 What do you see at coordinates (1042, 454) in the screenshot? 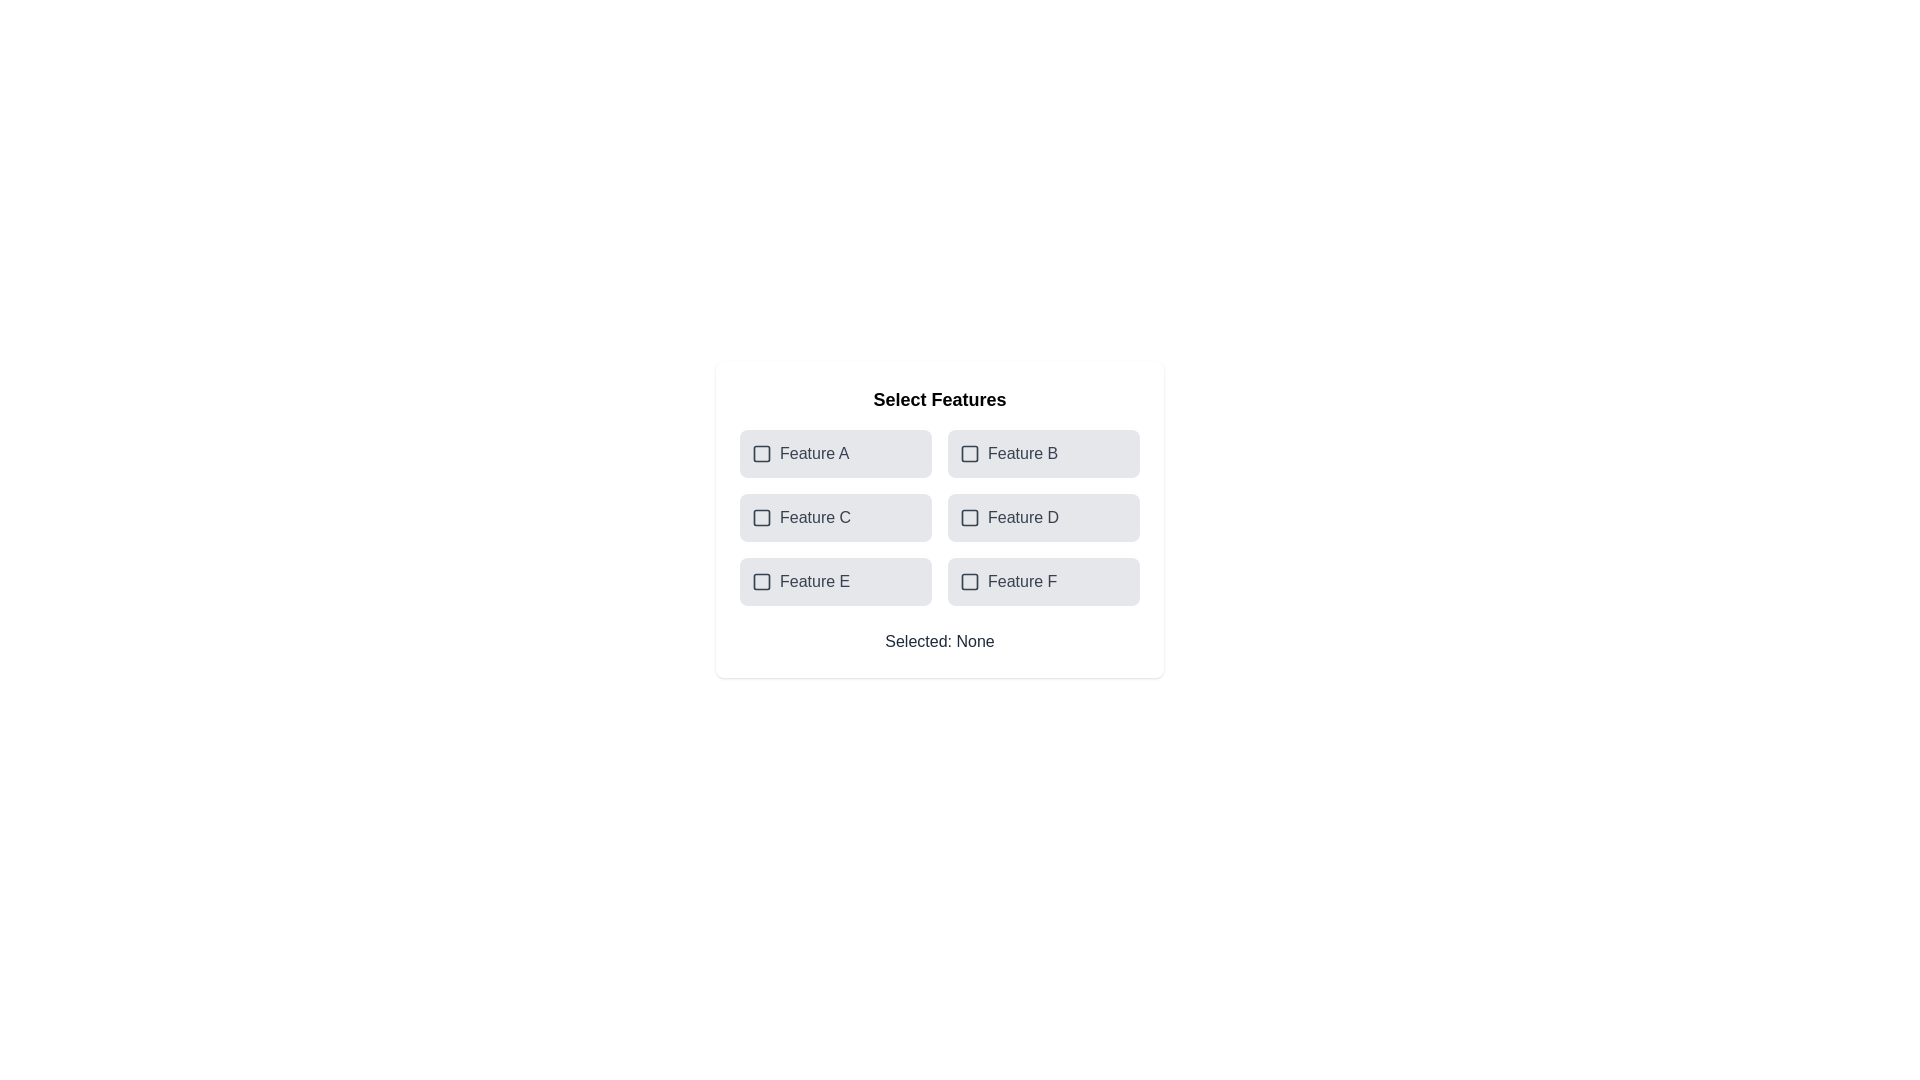
I see `the 'Feature B' selectable button with a checkbox located in the top-right corner of the grid` at bounding box center [1042, 454].